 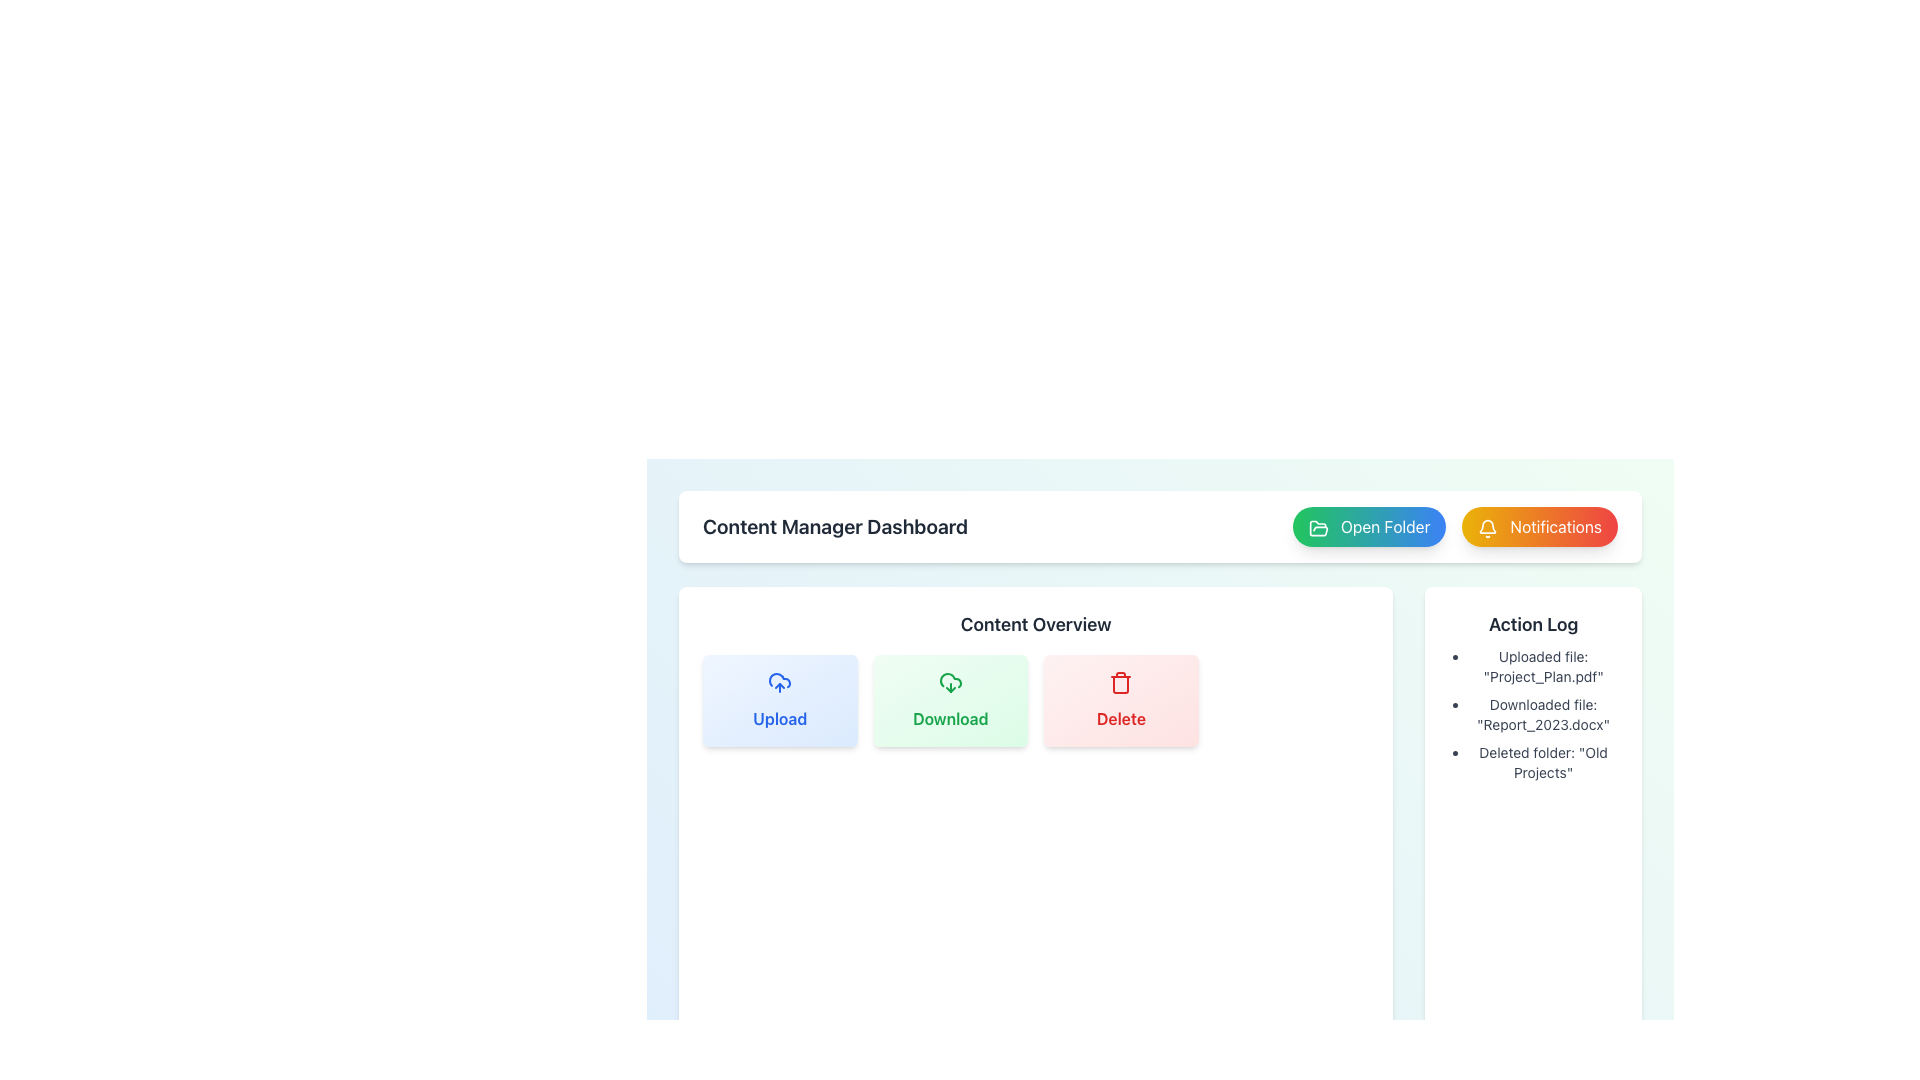 I want to click on the second item in the Action Log that indicates the user action of downloading 'Report_2023.docx', so click(x=1532, y=713).